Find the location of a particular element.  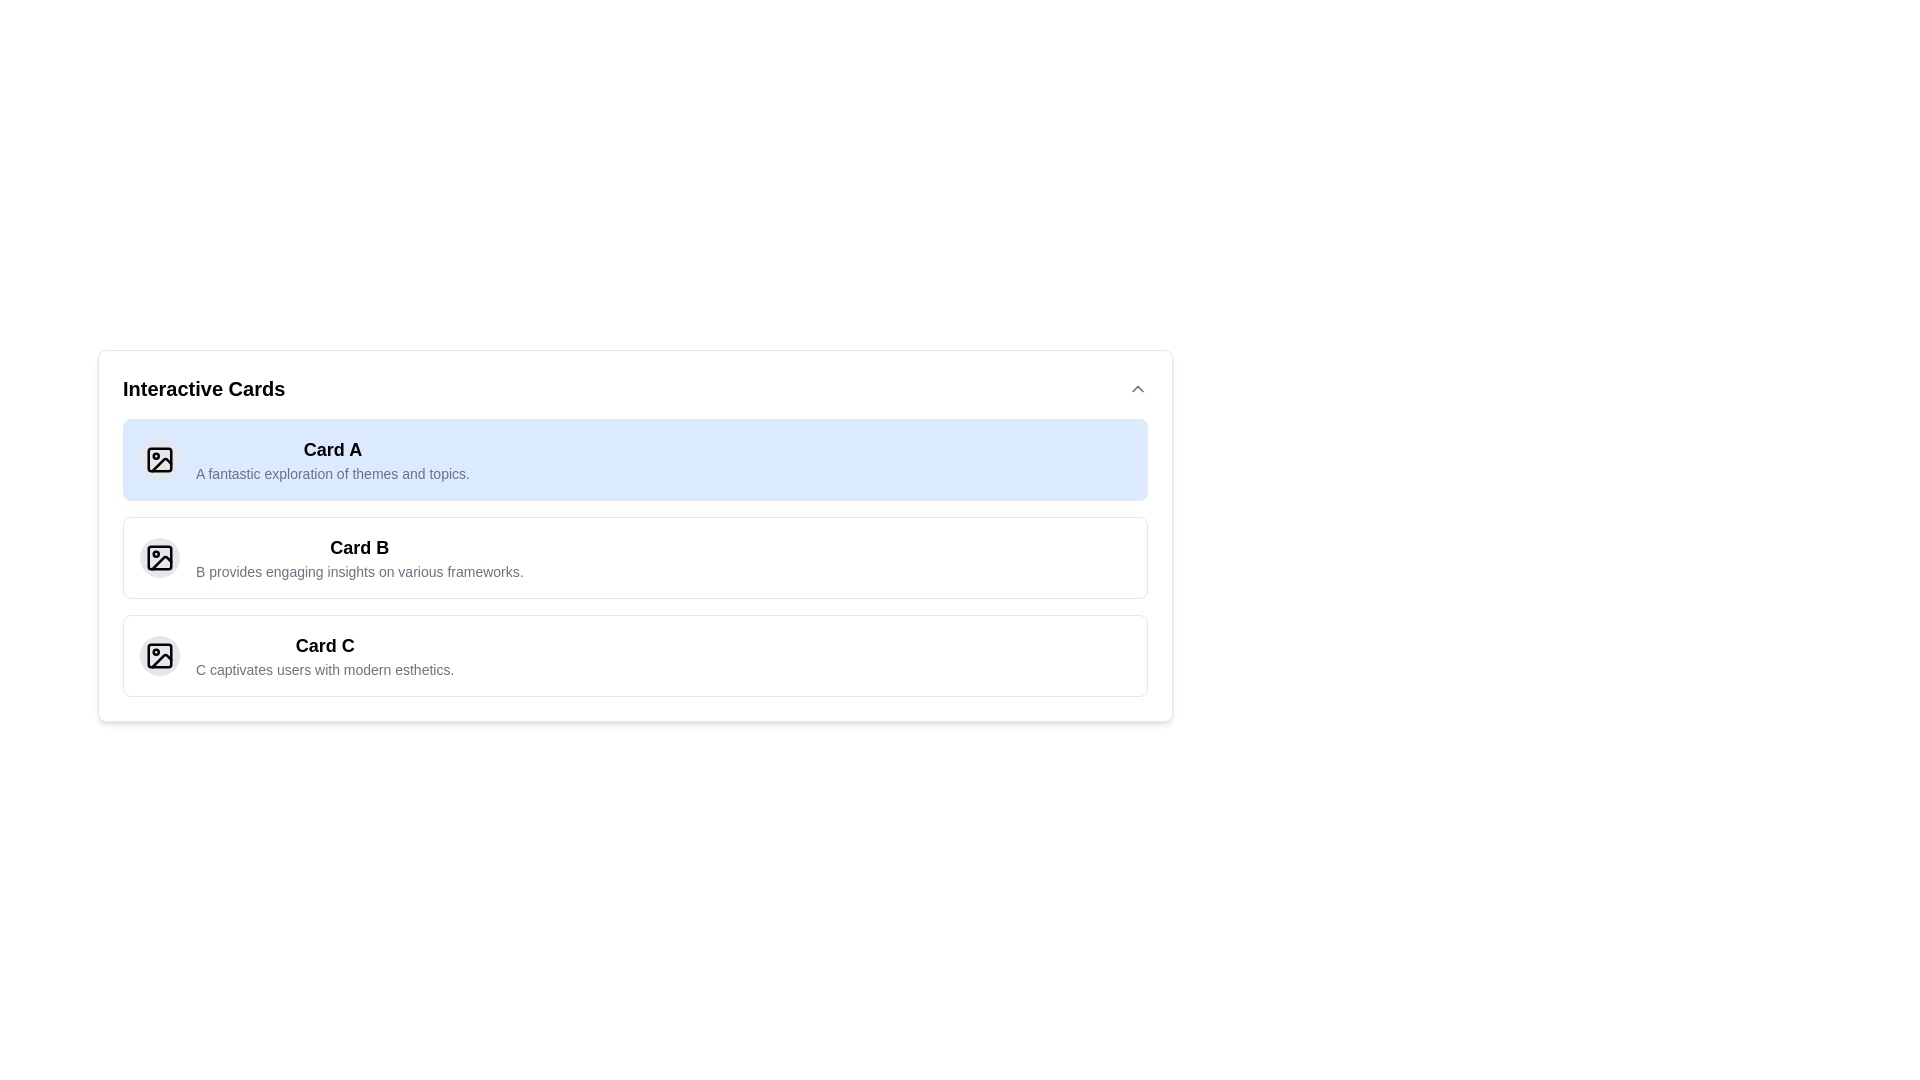

the 'Card C' element is located at coordinates (634, 655).